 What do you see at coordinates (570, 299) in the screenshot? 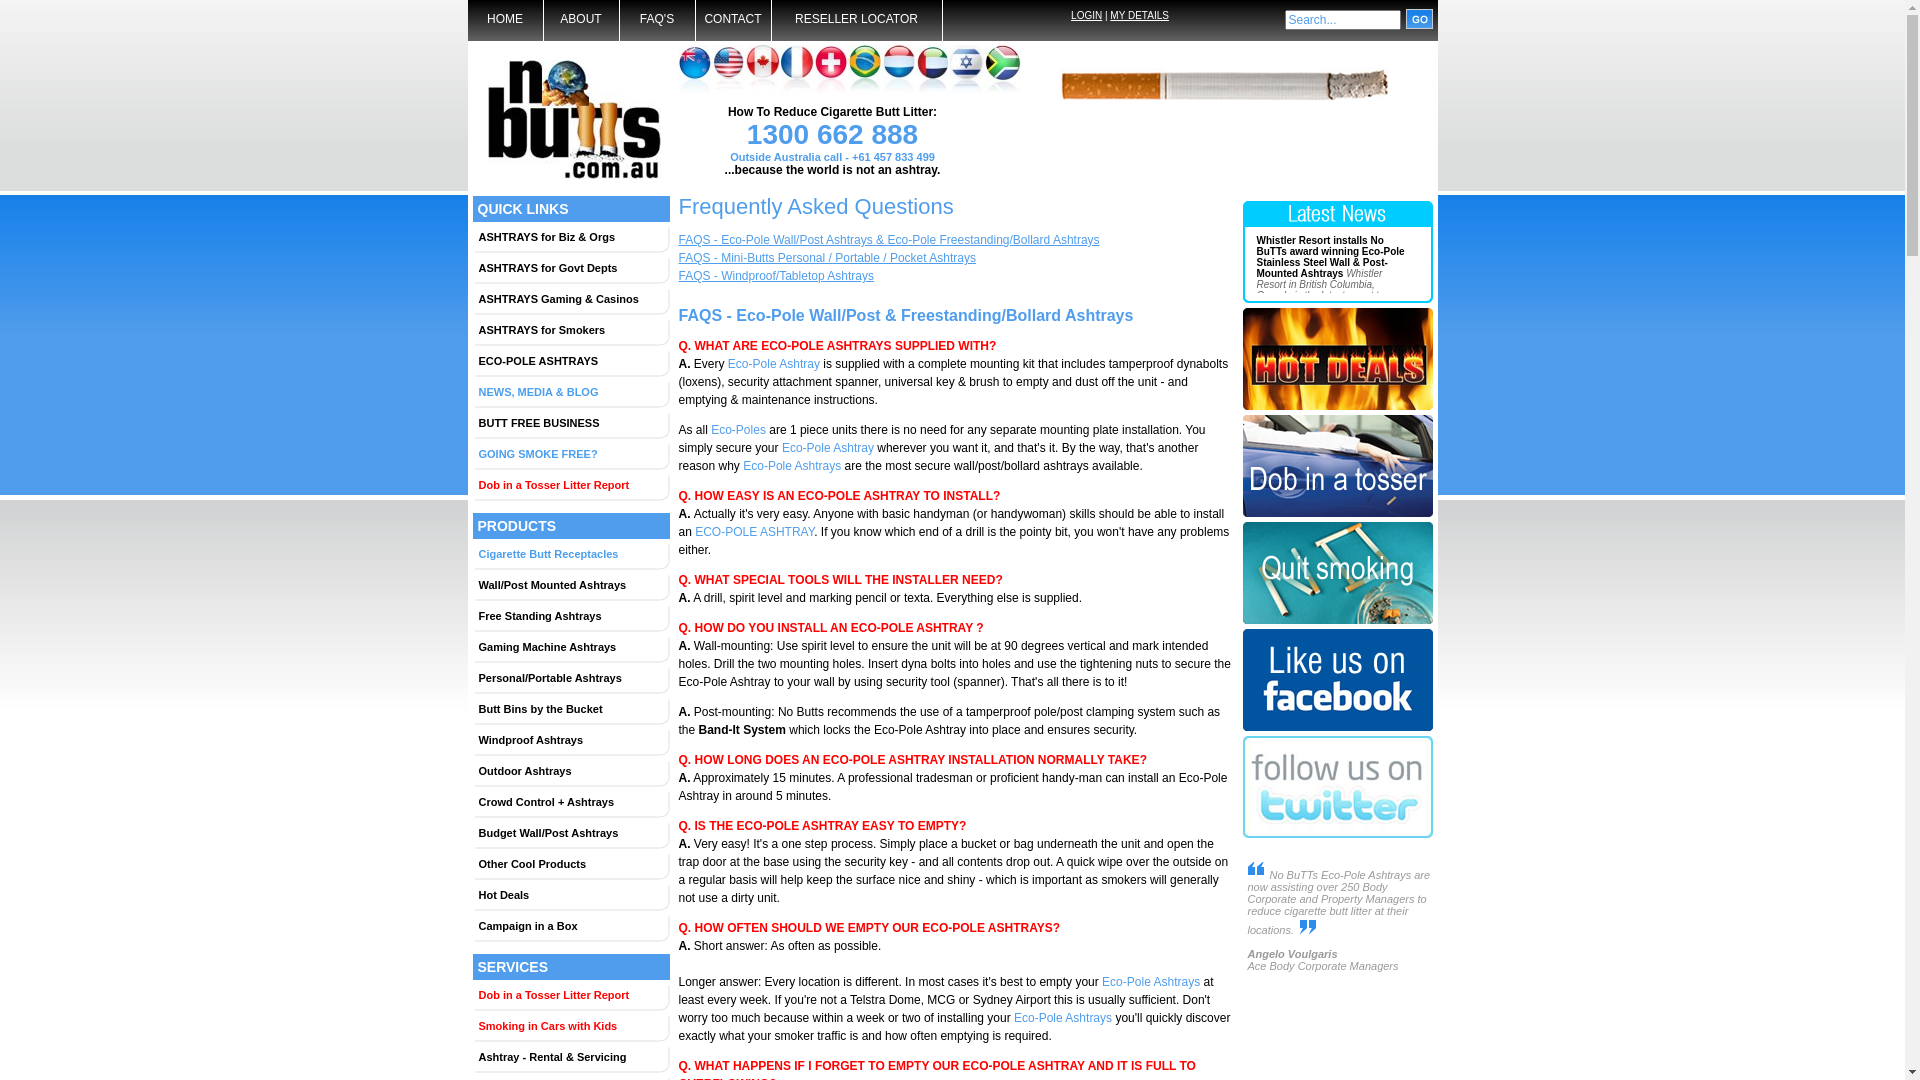
I see `'ASHTRAYS Gaming & Casinos'` at bounding box center [570, 299].